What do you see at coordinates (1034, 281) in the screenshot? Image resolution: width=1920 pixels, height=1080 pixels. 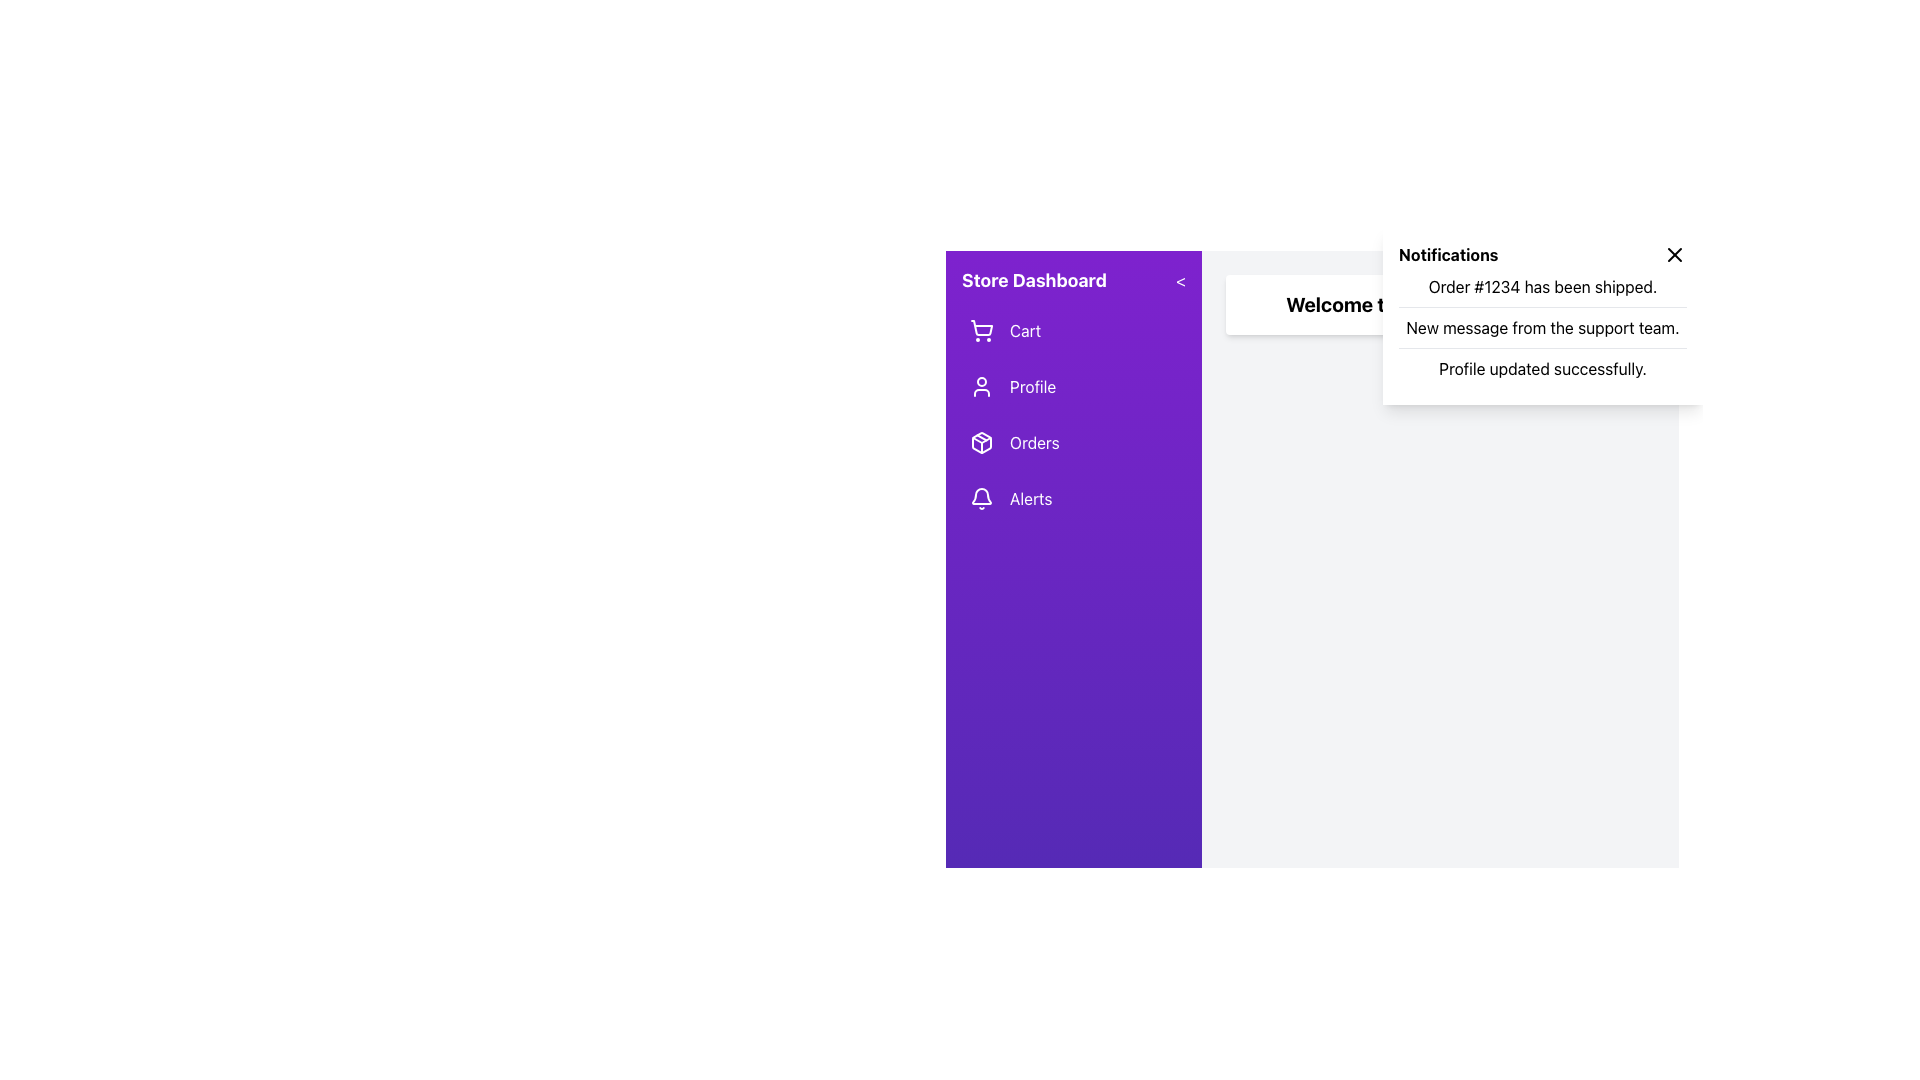 I see `the Text Label indicating the Store Dashboard section located in the upper-left corner of the purple sidebar` at bounding box center [1034, 281].